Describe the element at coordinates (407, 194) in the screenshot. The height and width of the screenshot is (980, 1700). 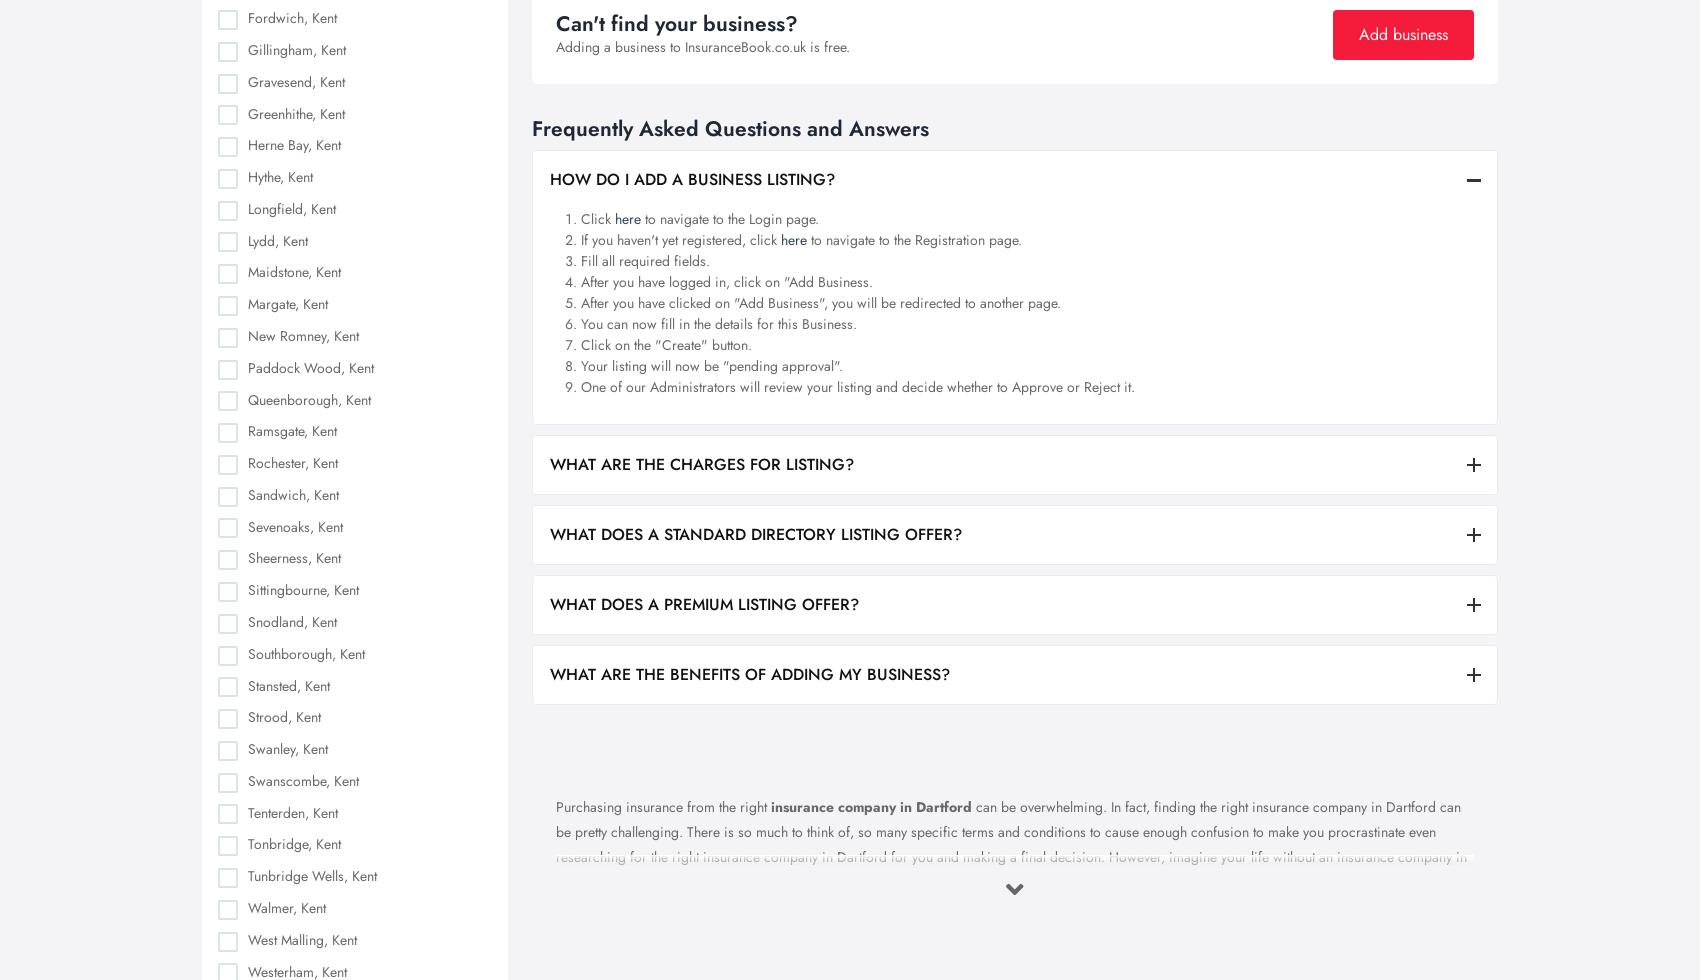
I see `'Best Home Contents Insurance | Buildings Cont ...'` at that location.